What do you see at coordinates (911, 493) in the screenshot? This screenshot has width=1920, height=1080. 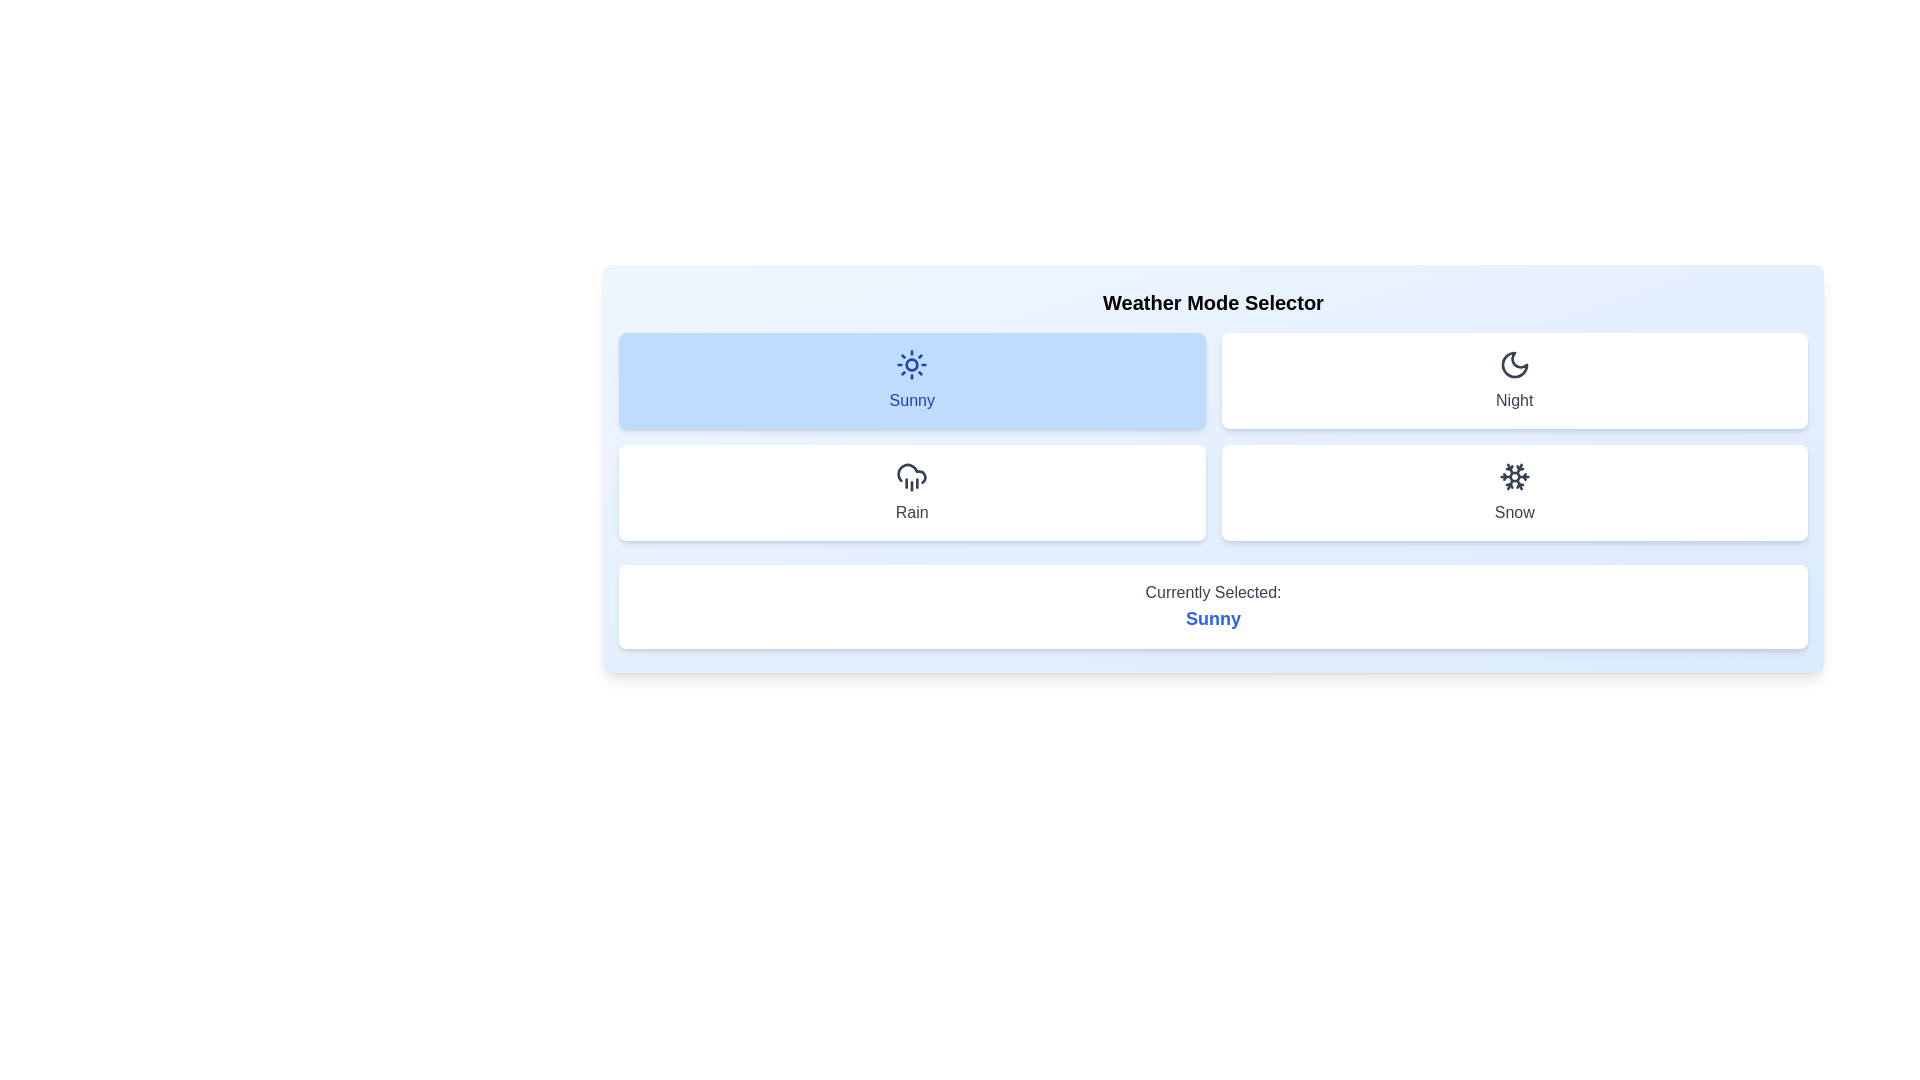 I see `the weather option Rain` at bounding box center [911, 493].